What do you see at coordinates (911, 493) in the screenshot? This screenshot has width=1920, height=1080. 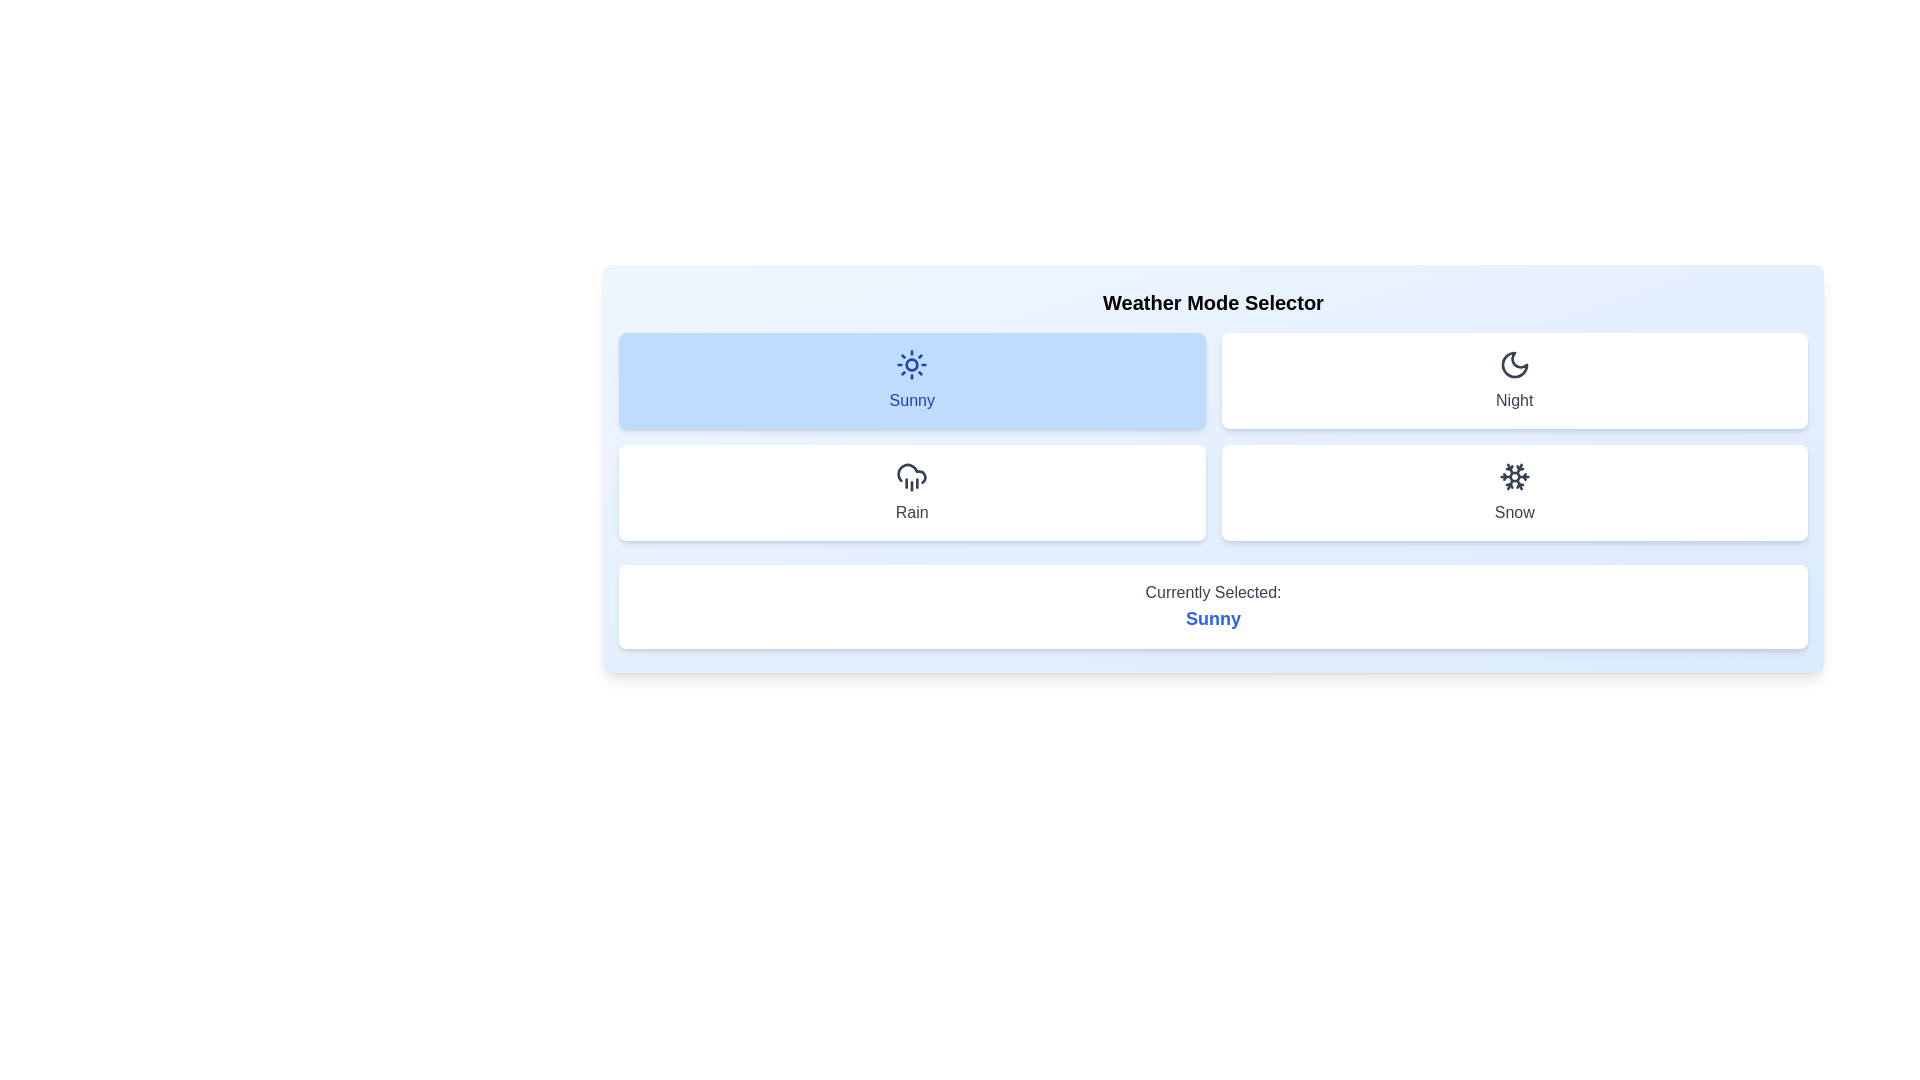 I see `the weather option Rain` at bounding box center [911, 493].